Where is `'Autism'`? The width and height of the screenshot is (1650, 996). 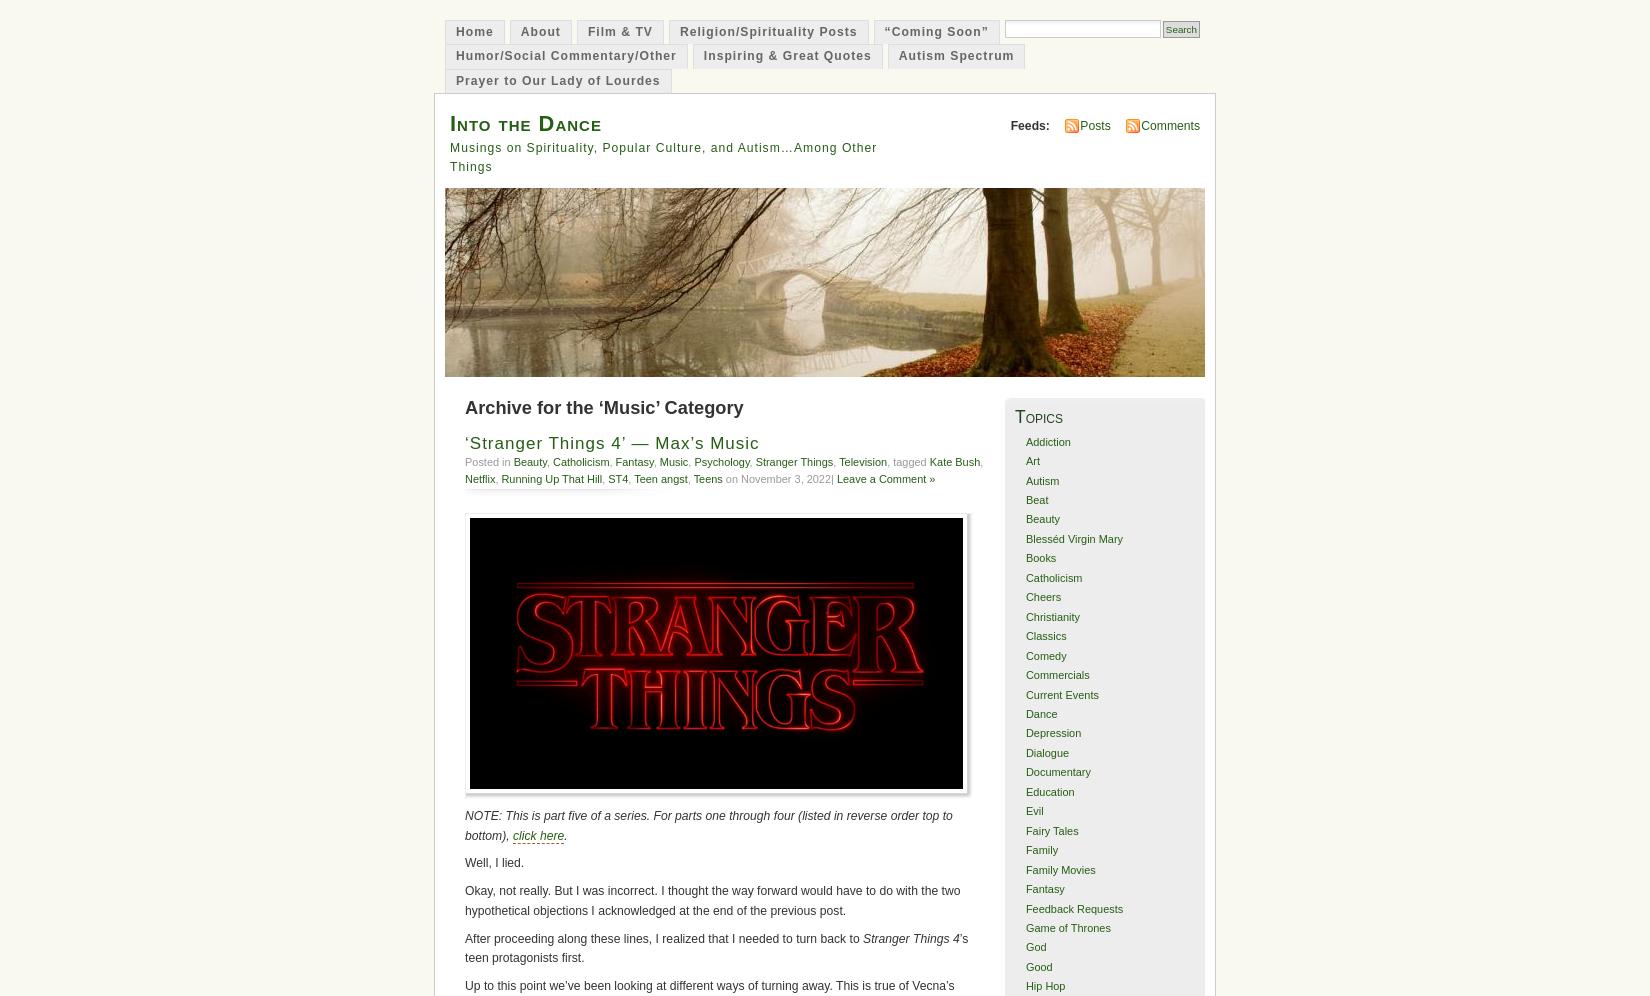 'Autism' is located at coordinates (1024, 478).